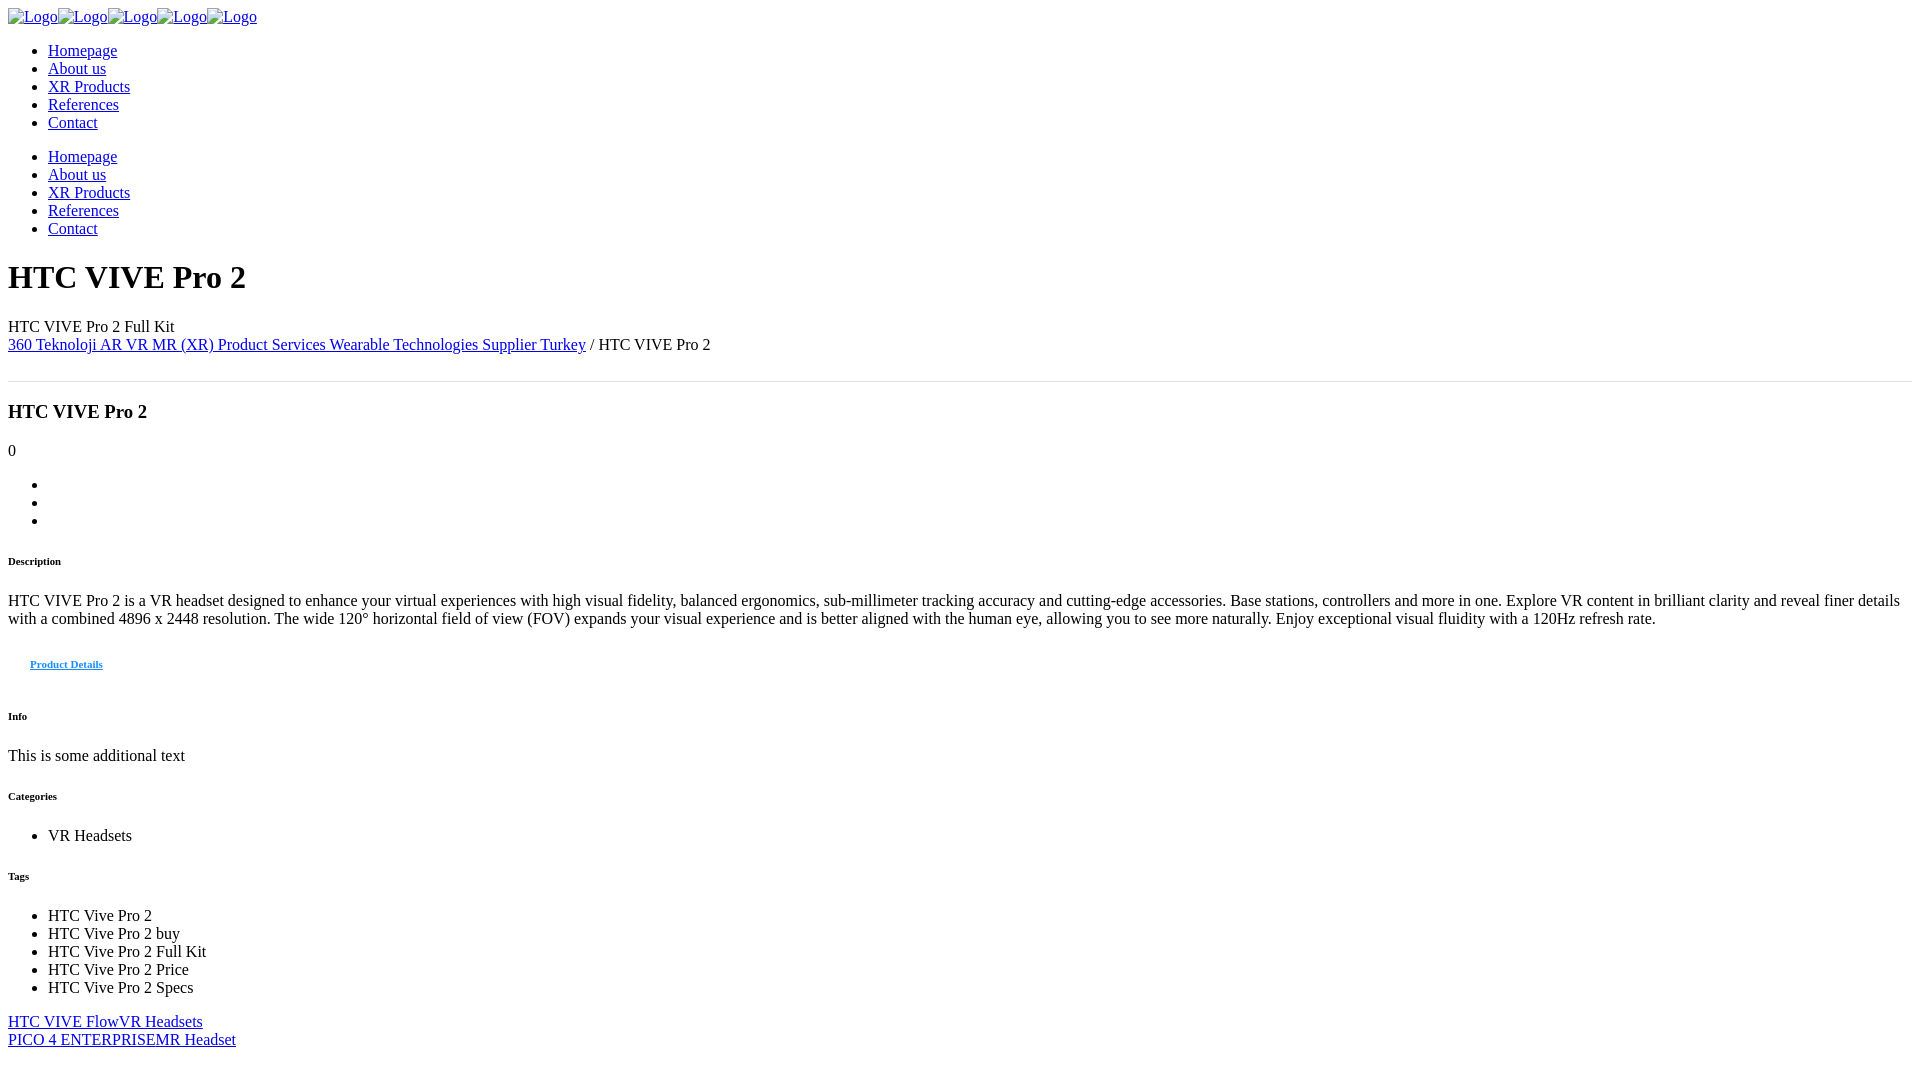 The width and height of the screenshot is (1920, 1080). I want to click on 'XR Products', so click(88, 85).